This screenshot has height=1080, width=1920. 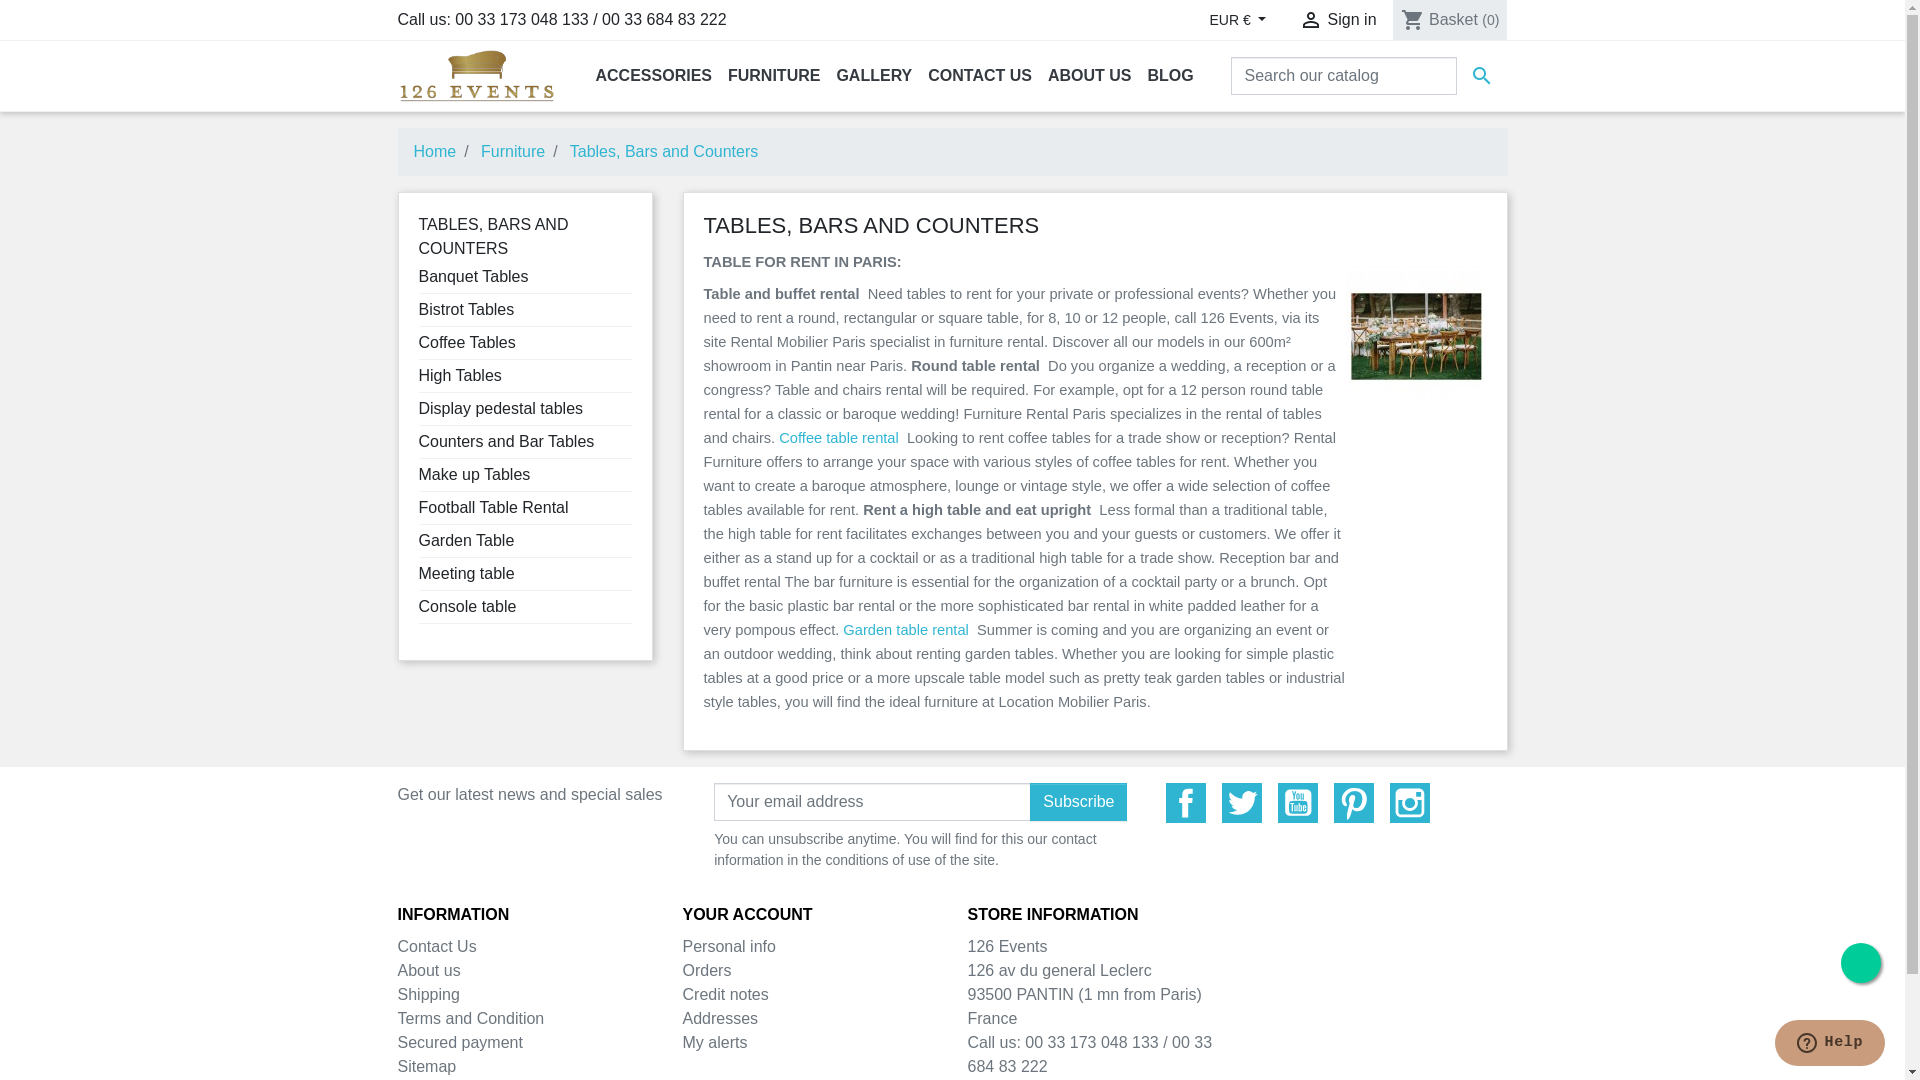 What do you see at coordinates (706, 969) in the screenshot?
I see `'Orders'` at bounding box center [706, 969].